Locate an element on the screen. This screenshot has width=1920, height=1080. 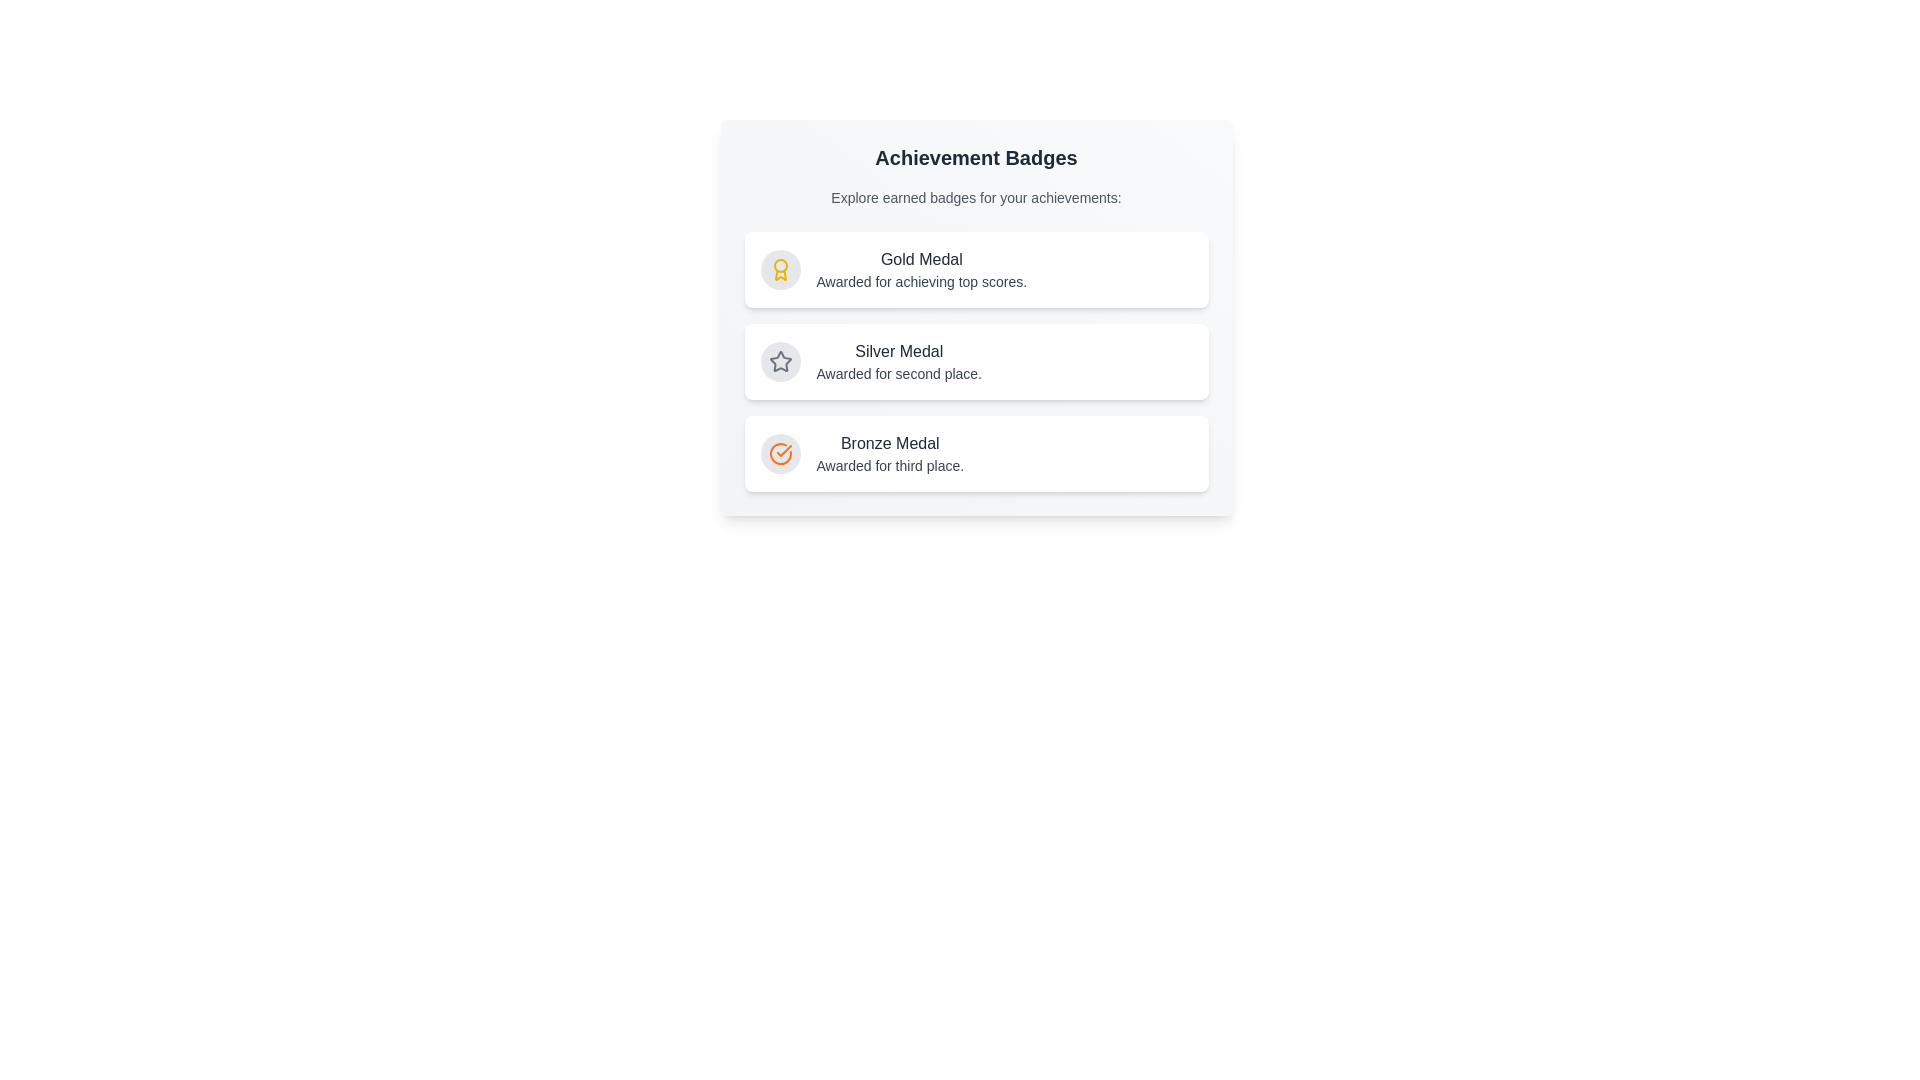
the bronze medal icon, which is the third item in a vertically stacked list of achievement badges, visually distinct by its orange color is located at coordinates (779, 454).